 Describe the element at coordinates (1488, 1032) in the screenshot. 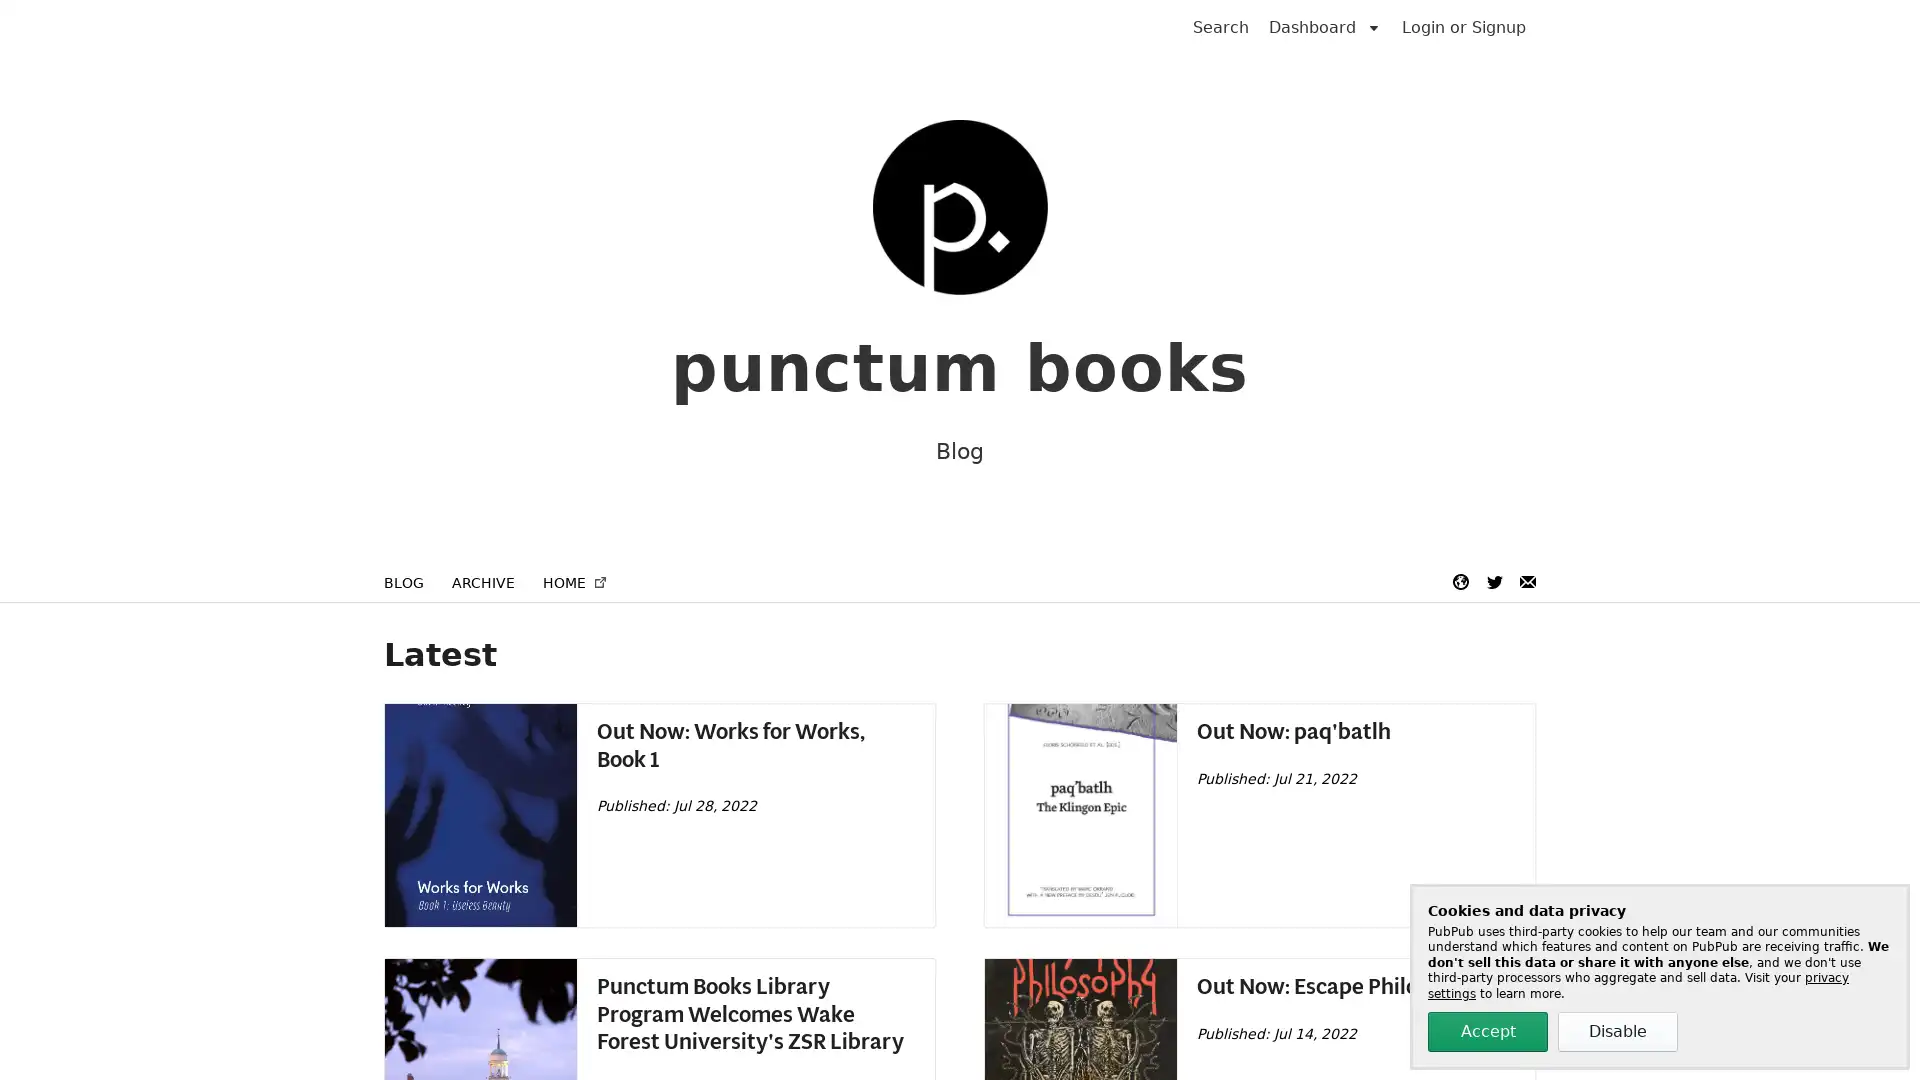

I see `Accept` at that location.